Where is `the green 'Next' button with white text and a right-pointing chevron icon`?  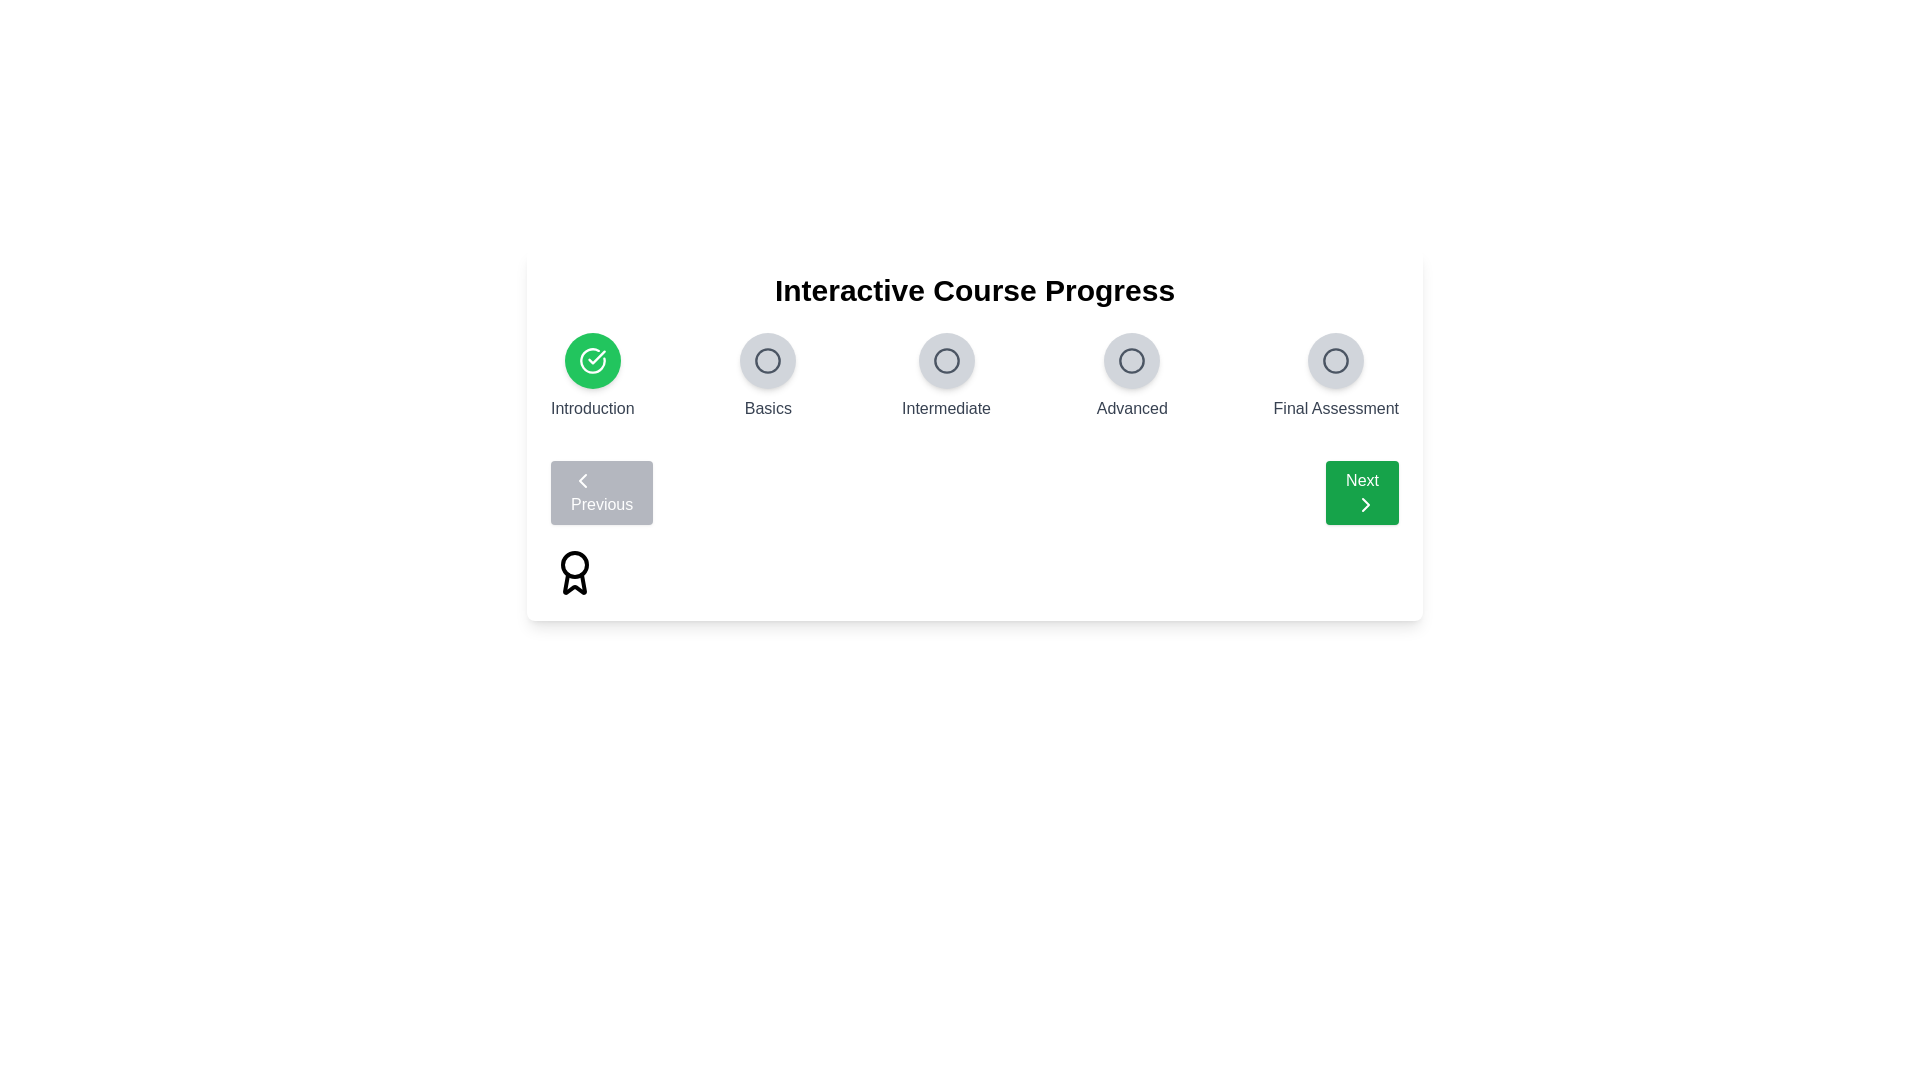 the green 'Next' button with white text and a right-pointing chevron icon is located at coordinates (1361, 493).